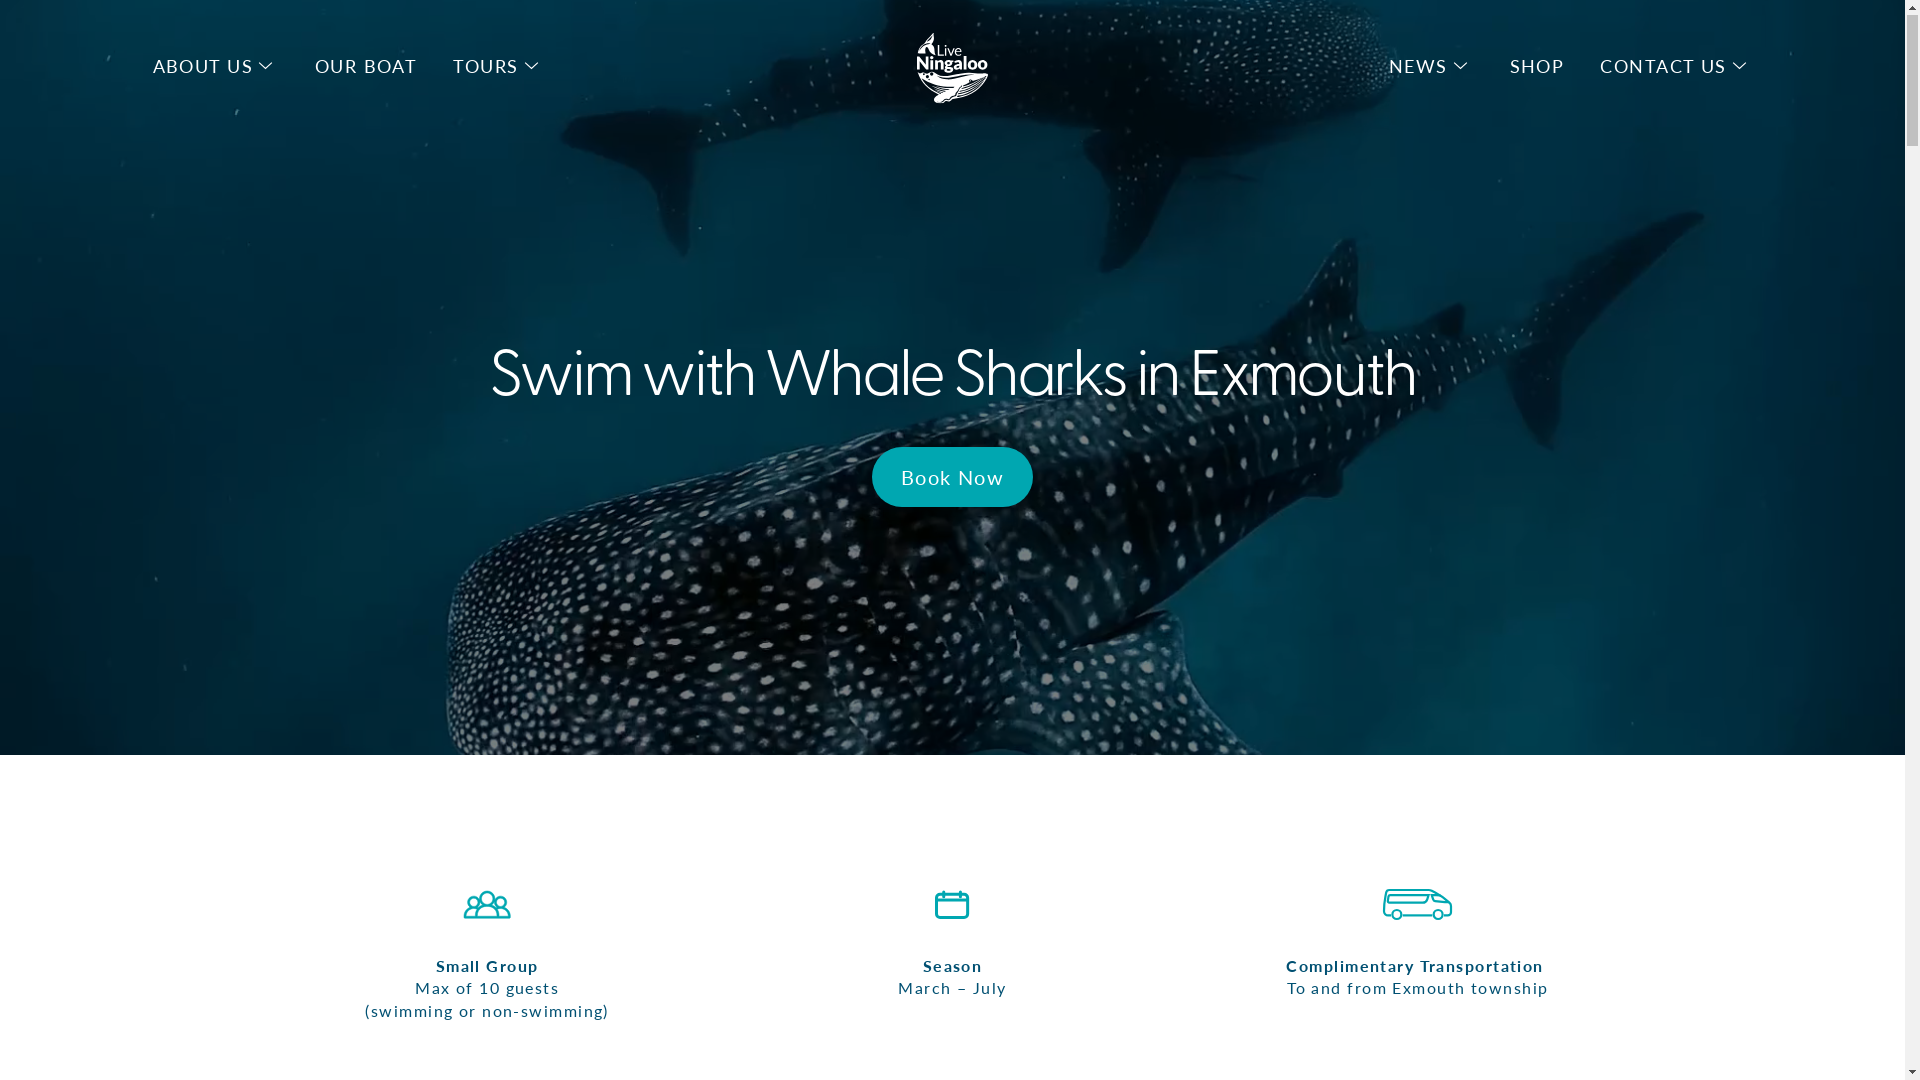  I want to click on 'ABOUT US', so click(202, 65).